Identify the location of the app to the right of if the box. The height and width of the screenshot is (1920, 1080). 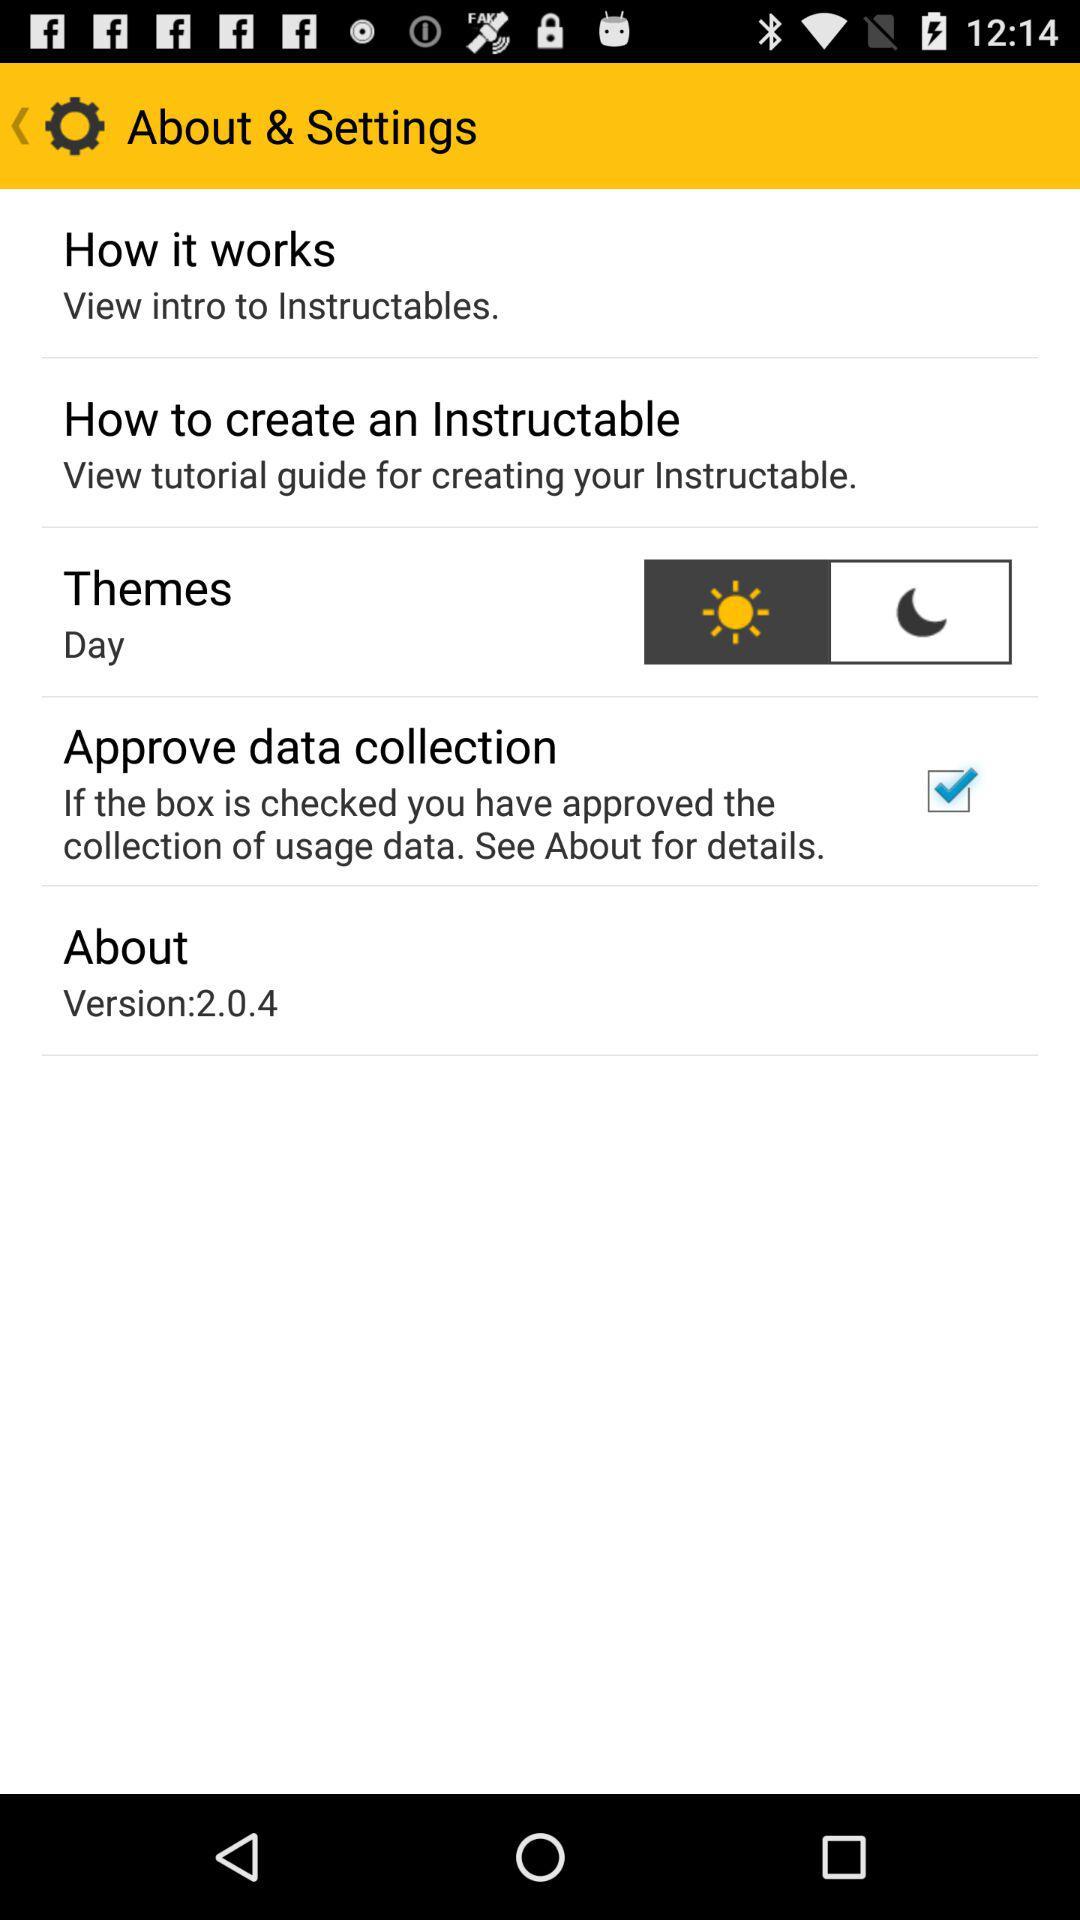
(947, 790).